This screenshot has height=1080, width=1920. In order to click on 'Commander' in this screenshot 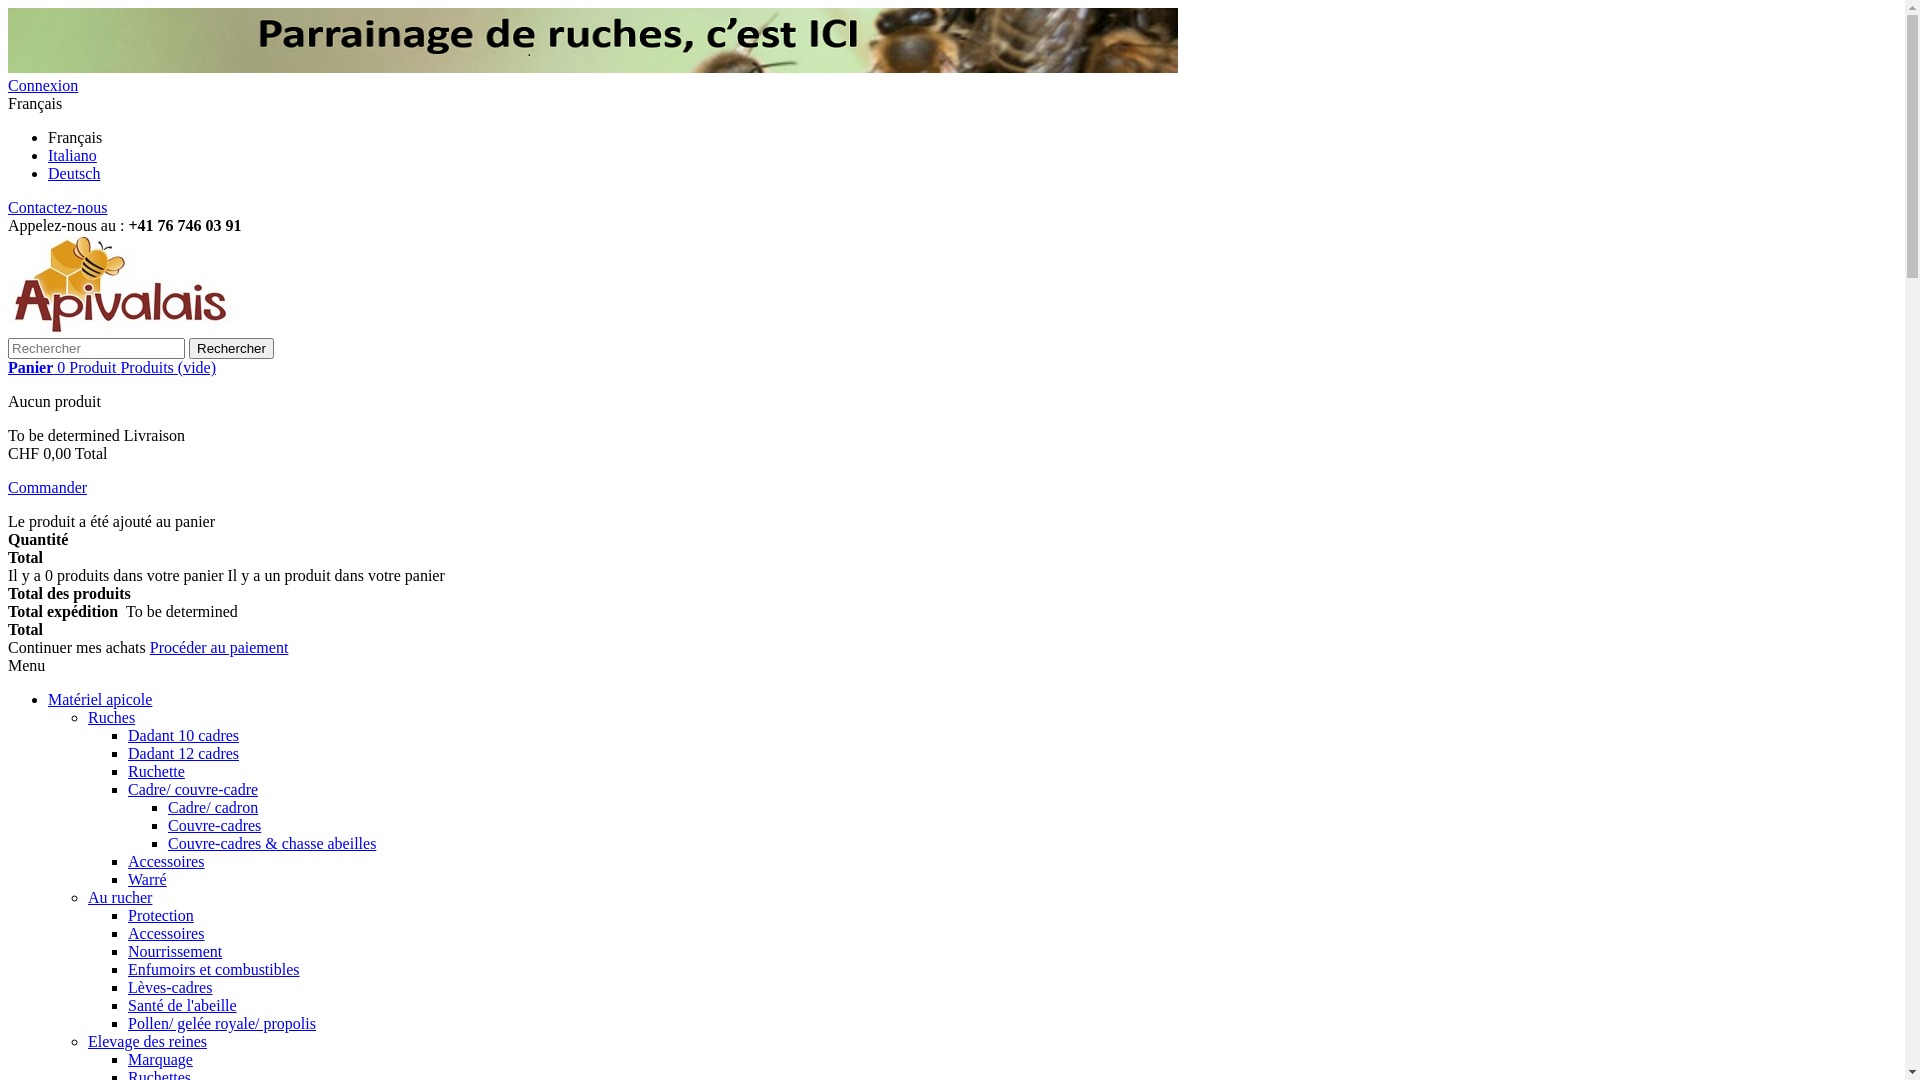, I will do `click(8, 487)`.